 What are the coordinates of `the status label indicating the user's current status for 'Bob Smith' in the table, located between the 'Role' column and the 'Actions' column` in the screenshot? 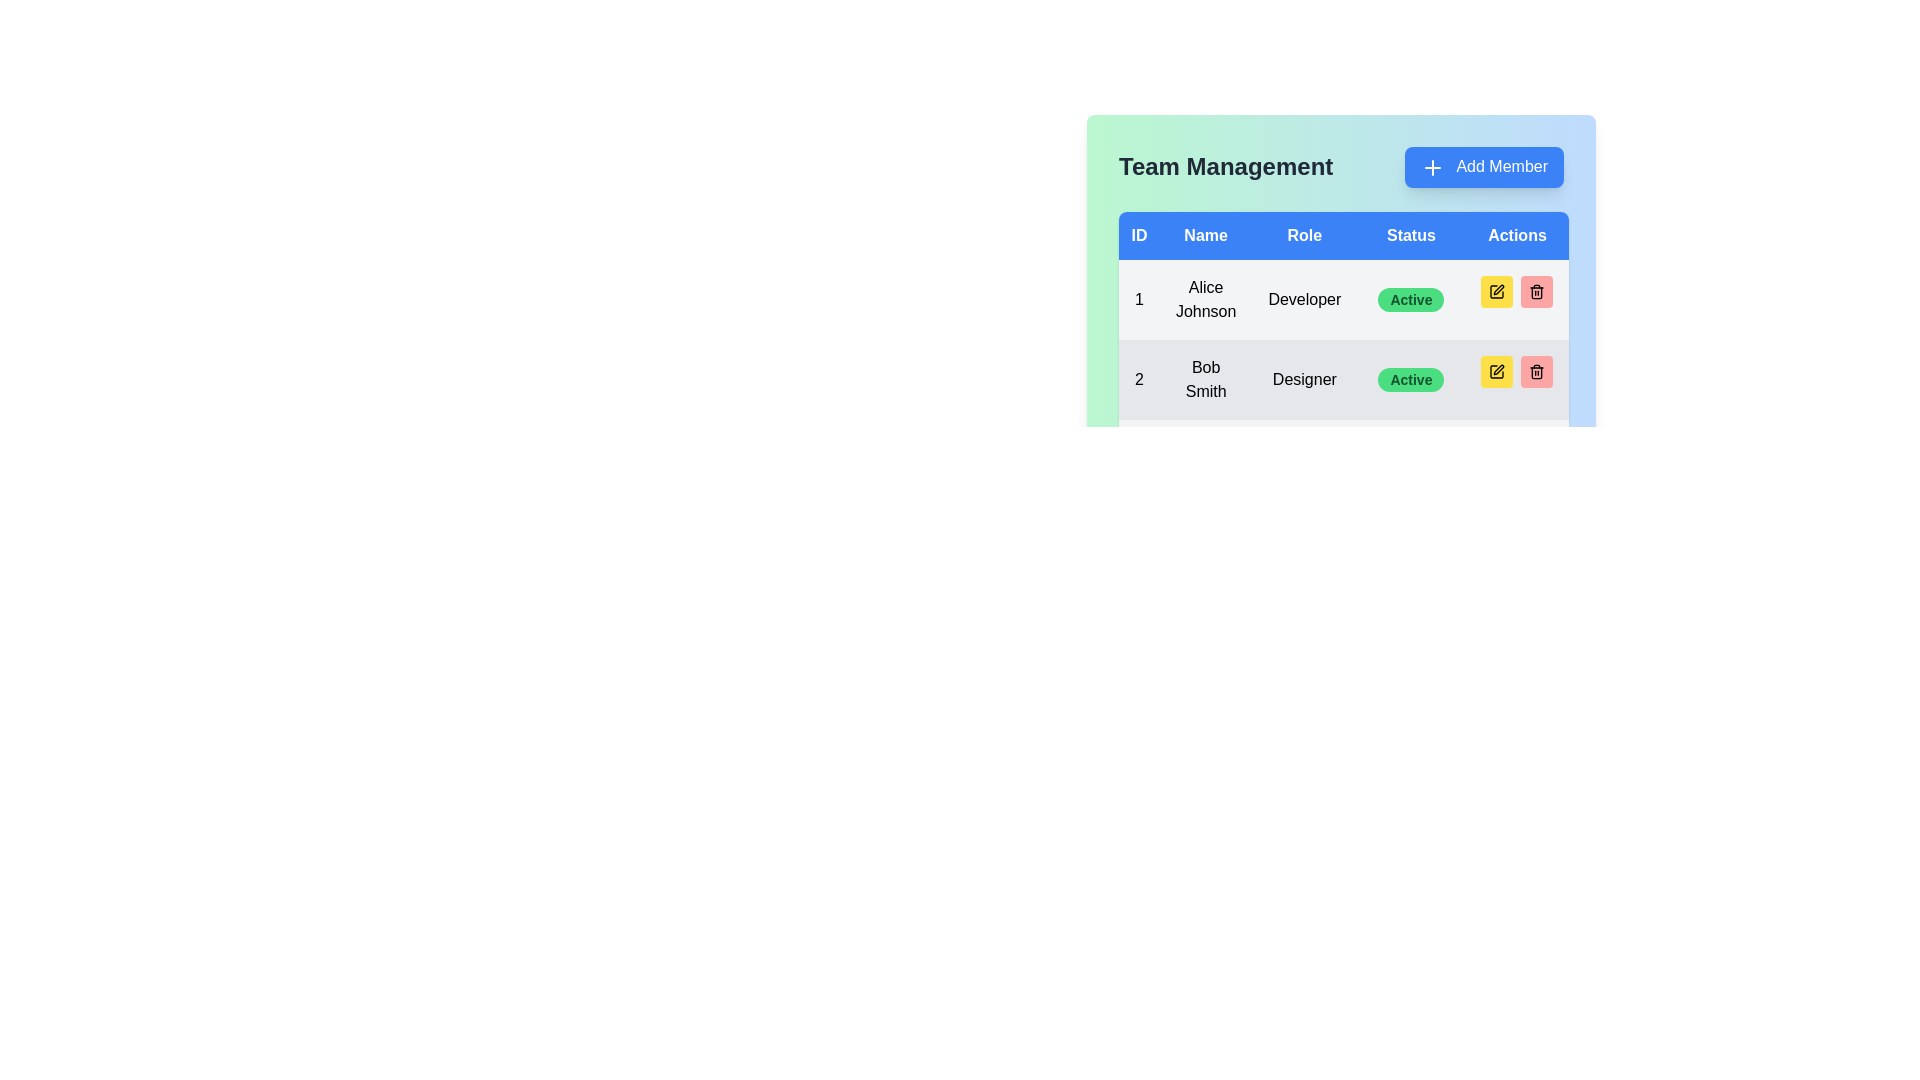 It's located at (1410, 379).